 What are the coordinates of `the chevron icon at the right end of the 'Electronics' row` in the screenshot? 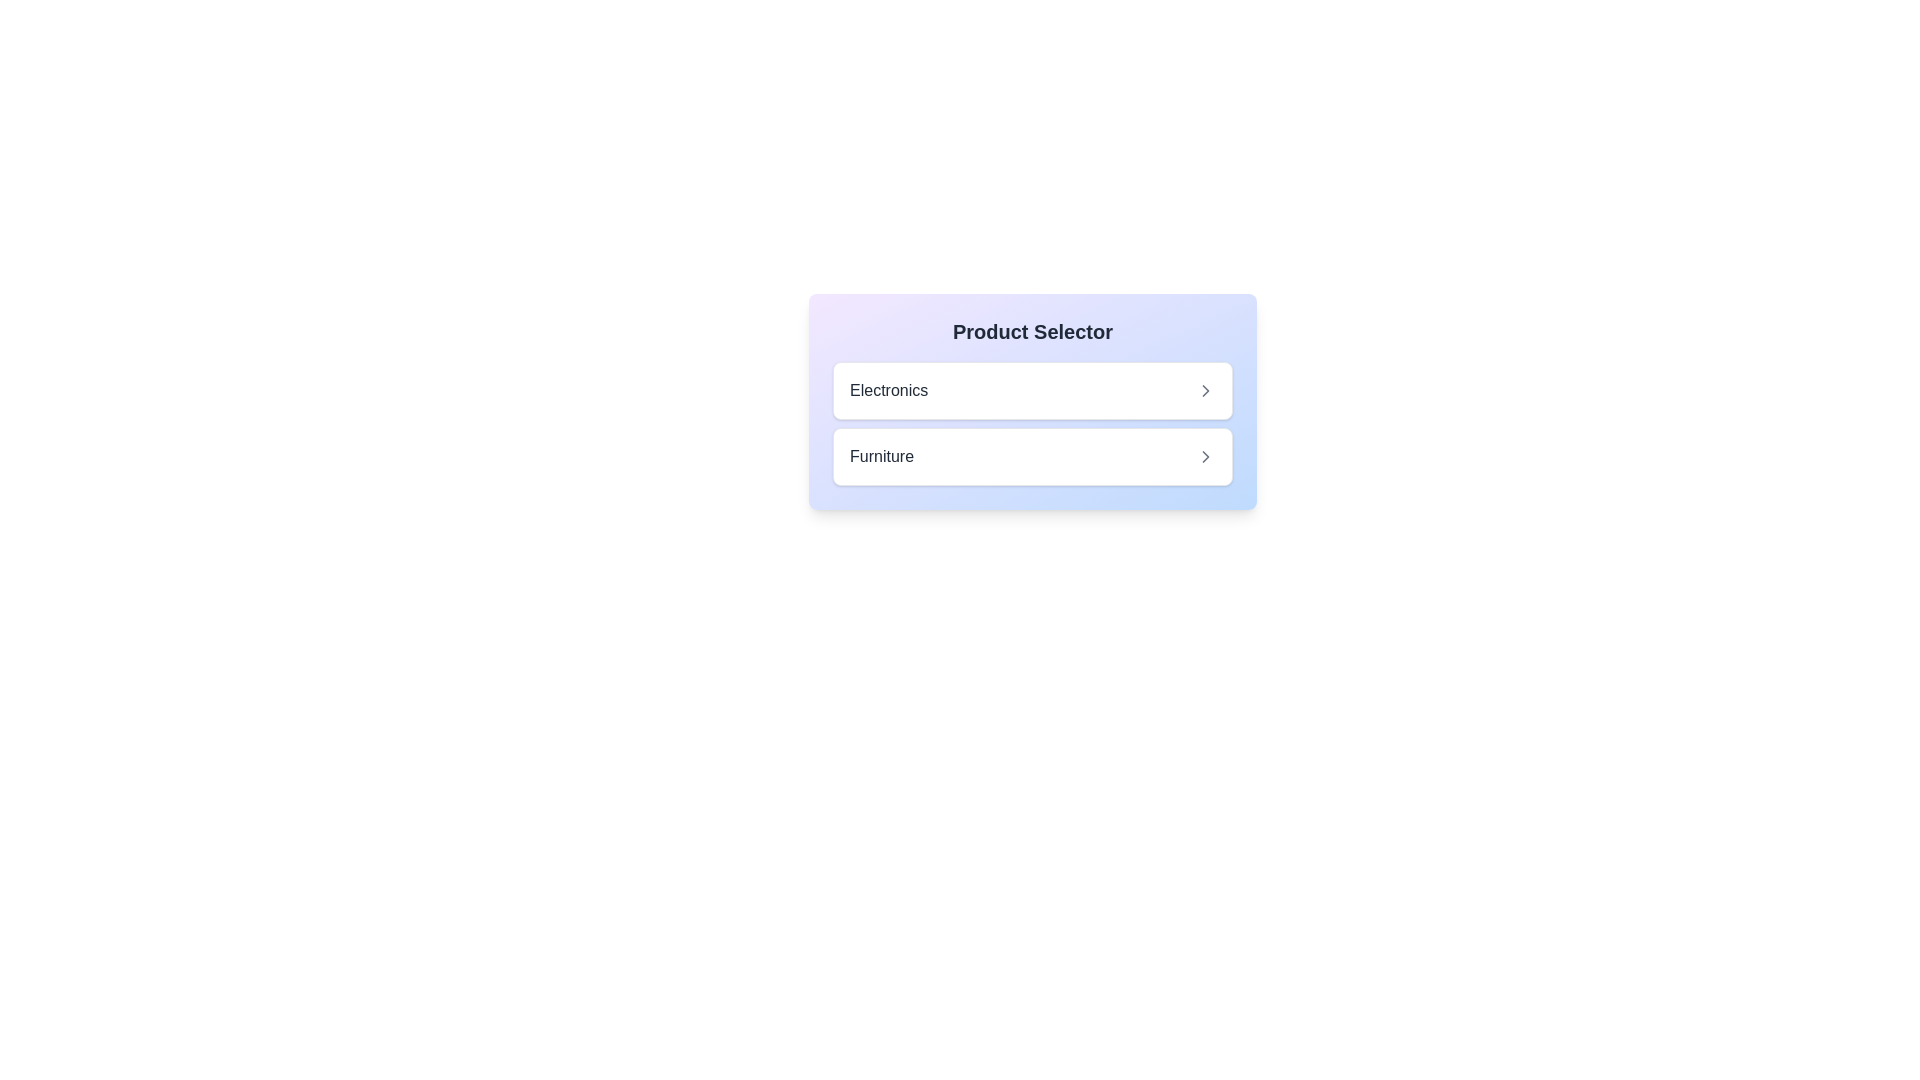 It's located at (1204, 390).